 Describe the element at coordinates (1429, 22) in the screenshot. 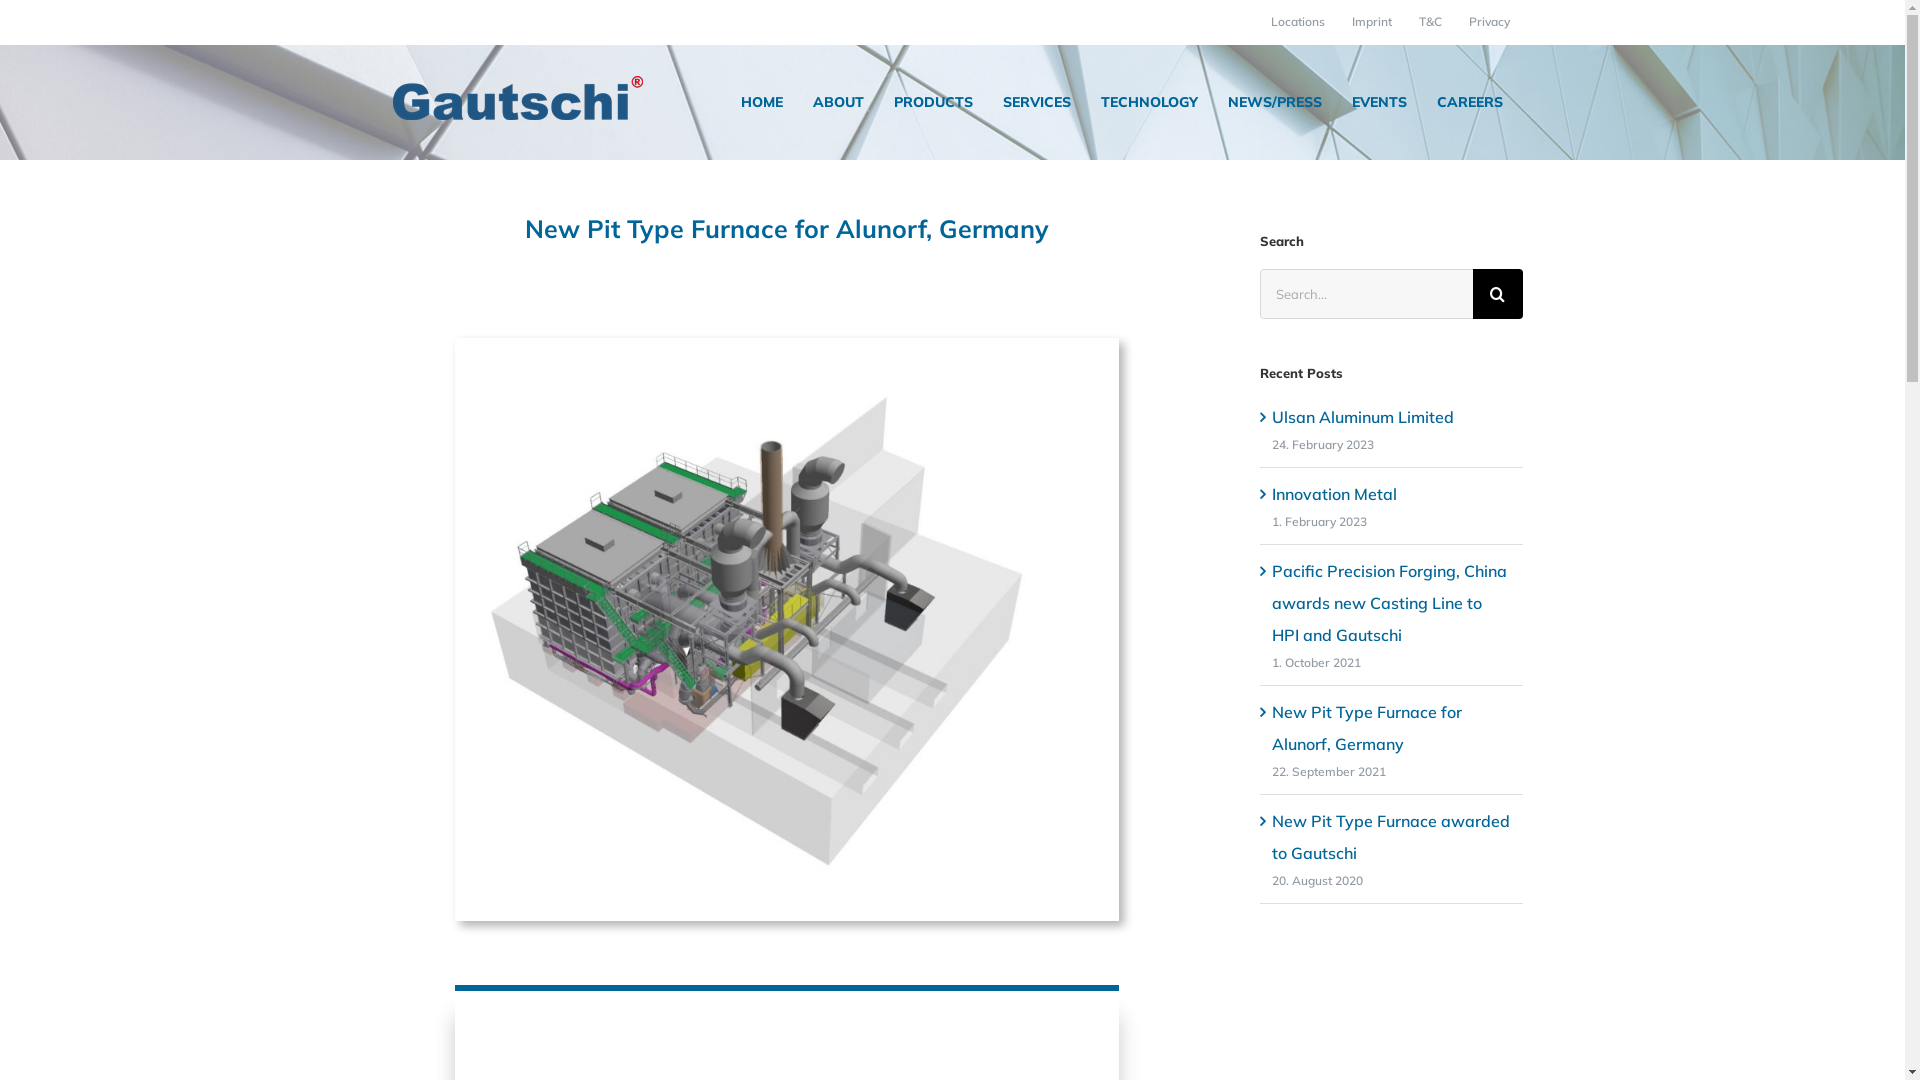

I see `'T&C'` at that location.